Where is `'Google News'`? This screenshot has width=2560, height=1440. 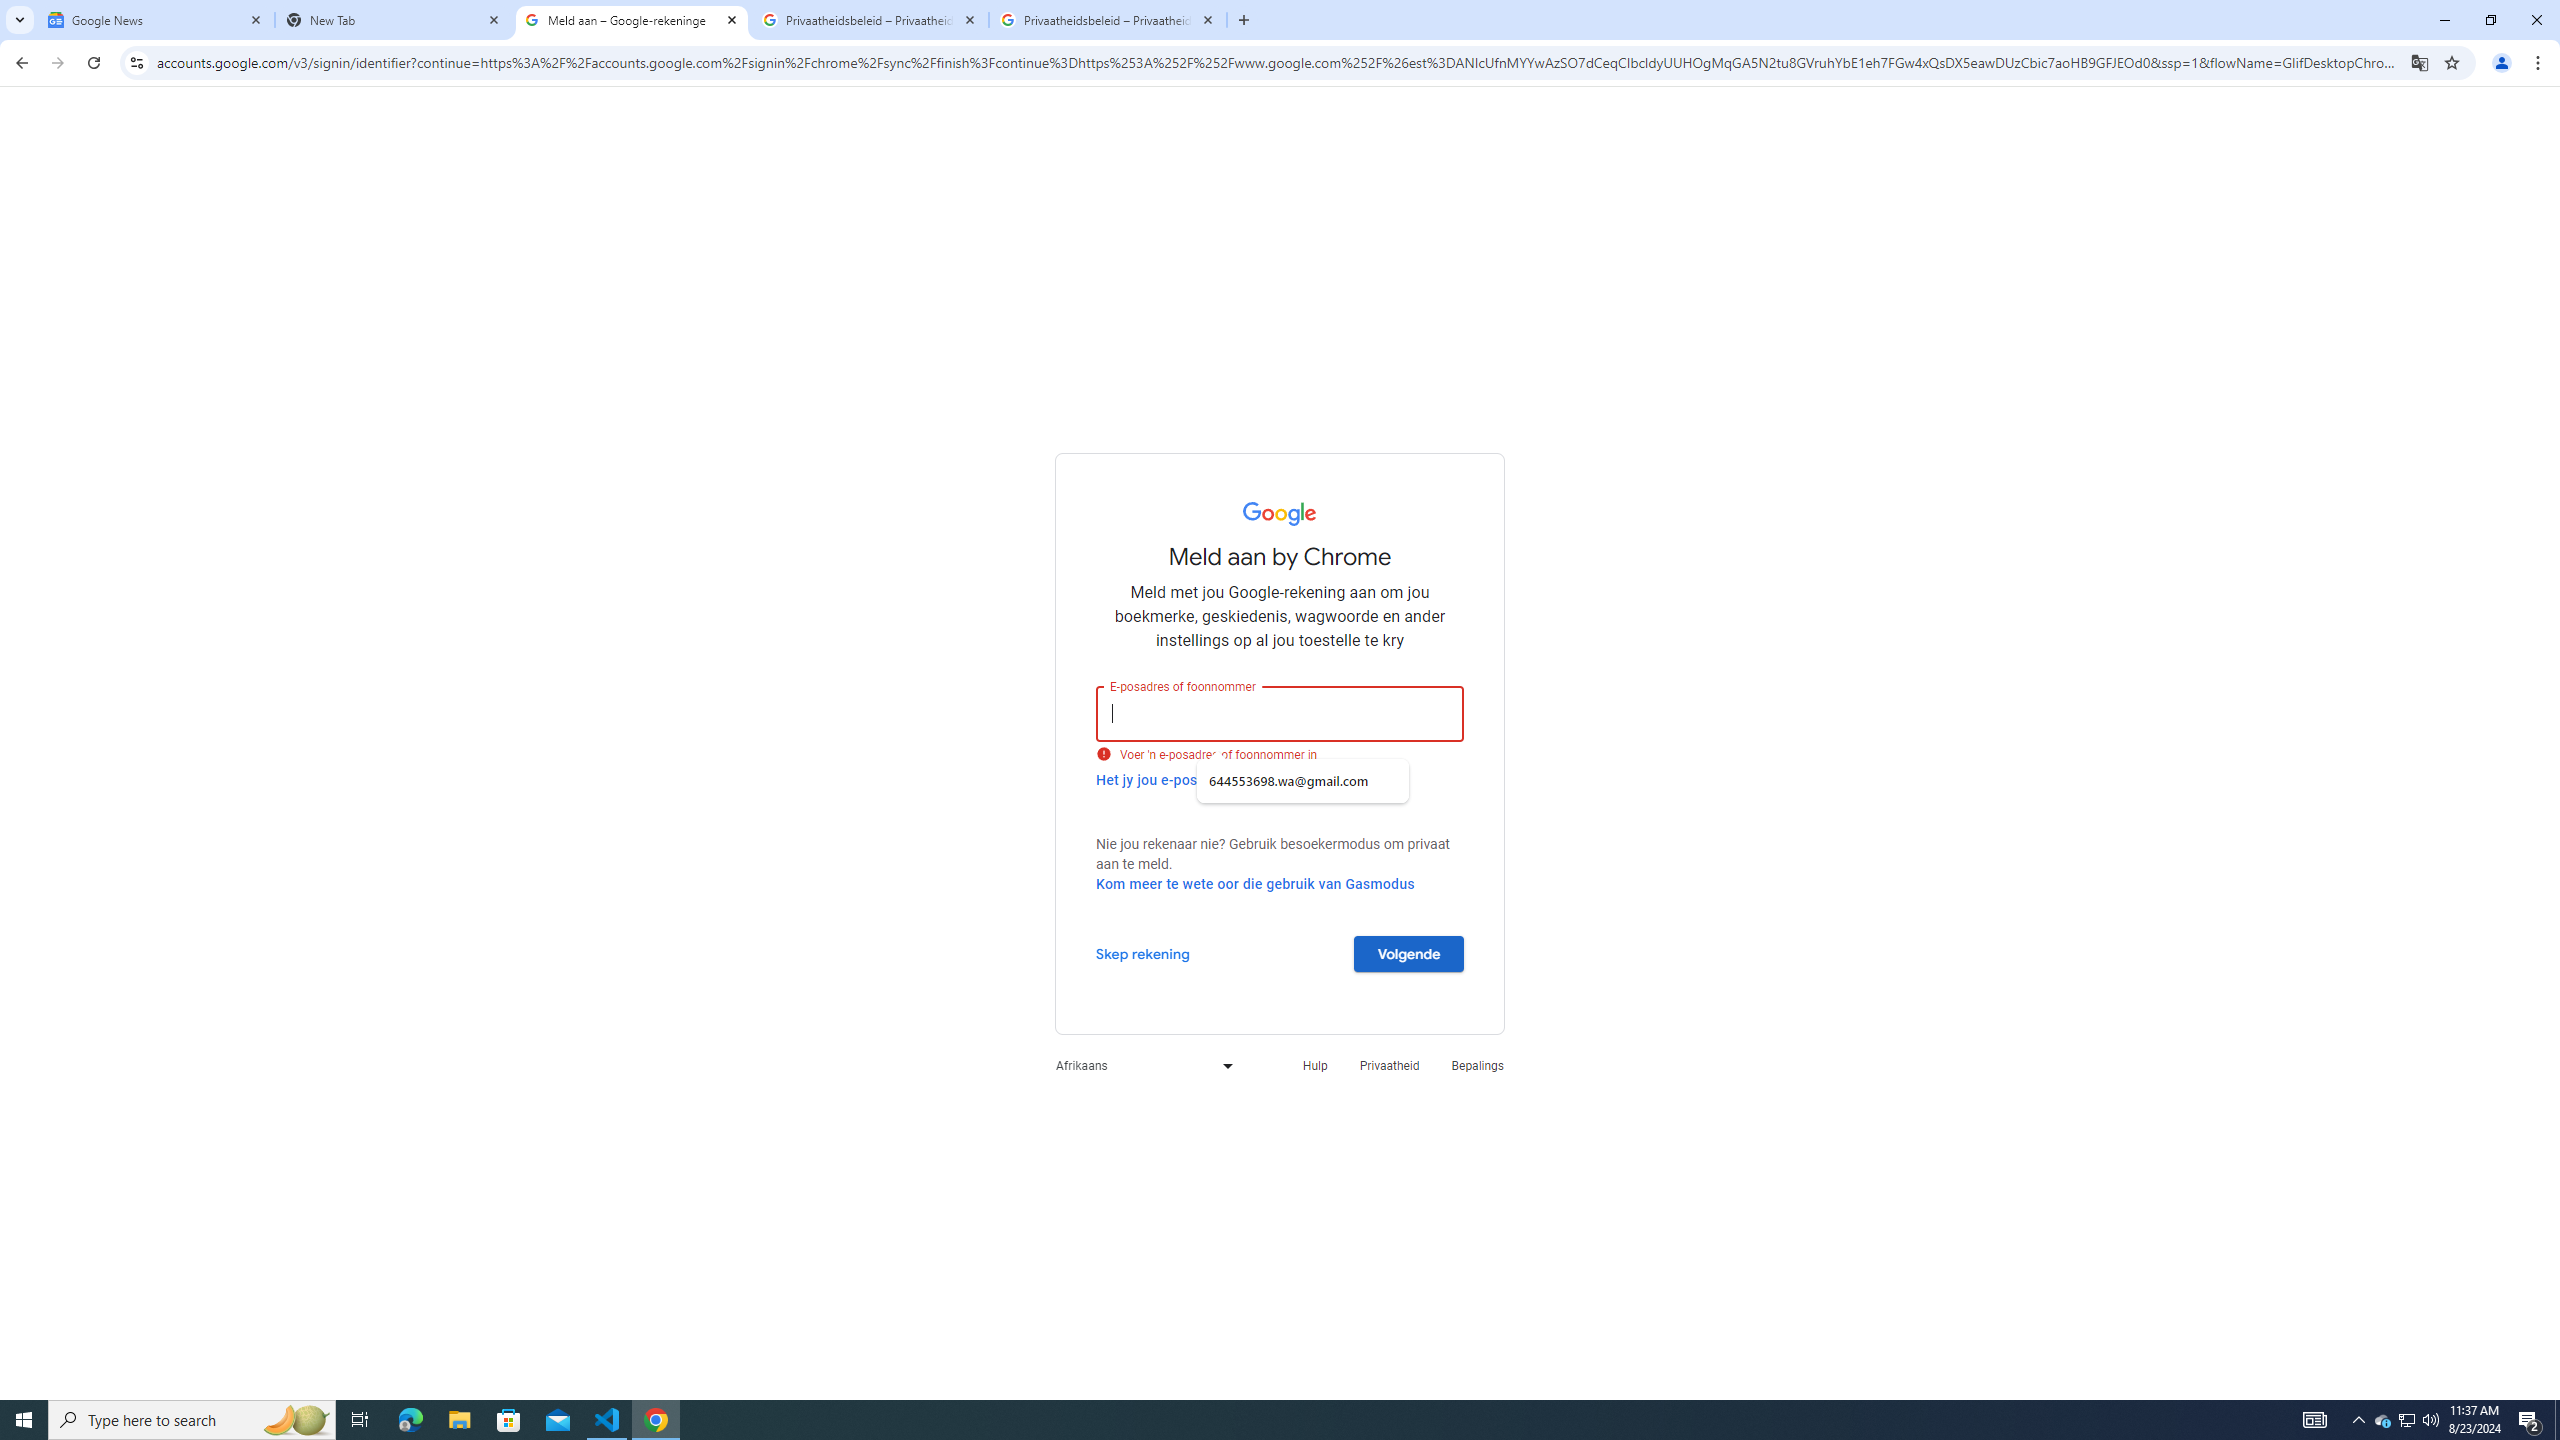
'Google News' is located at coordinates (155, 19).